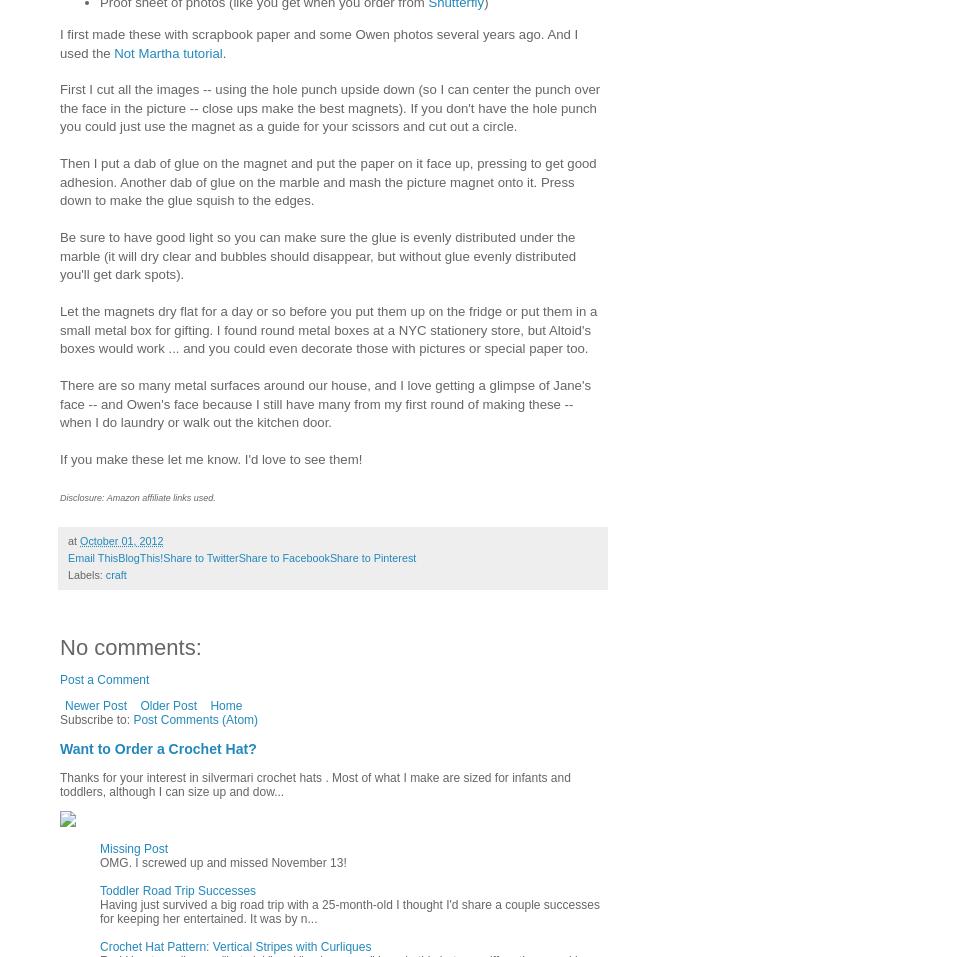  Describe the element at coordinates (317, 42) in the screenshot. I see `'I first made these with scrapbook paper and some Owen photos several years ago. And I used the'` at that location.